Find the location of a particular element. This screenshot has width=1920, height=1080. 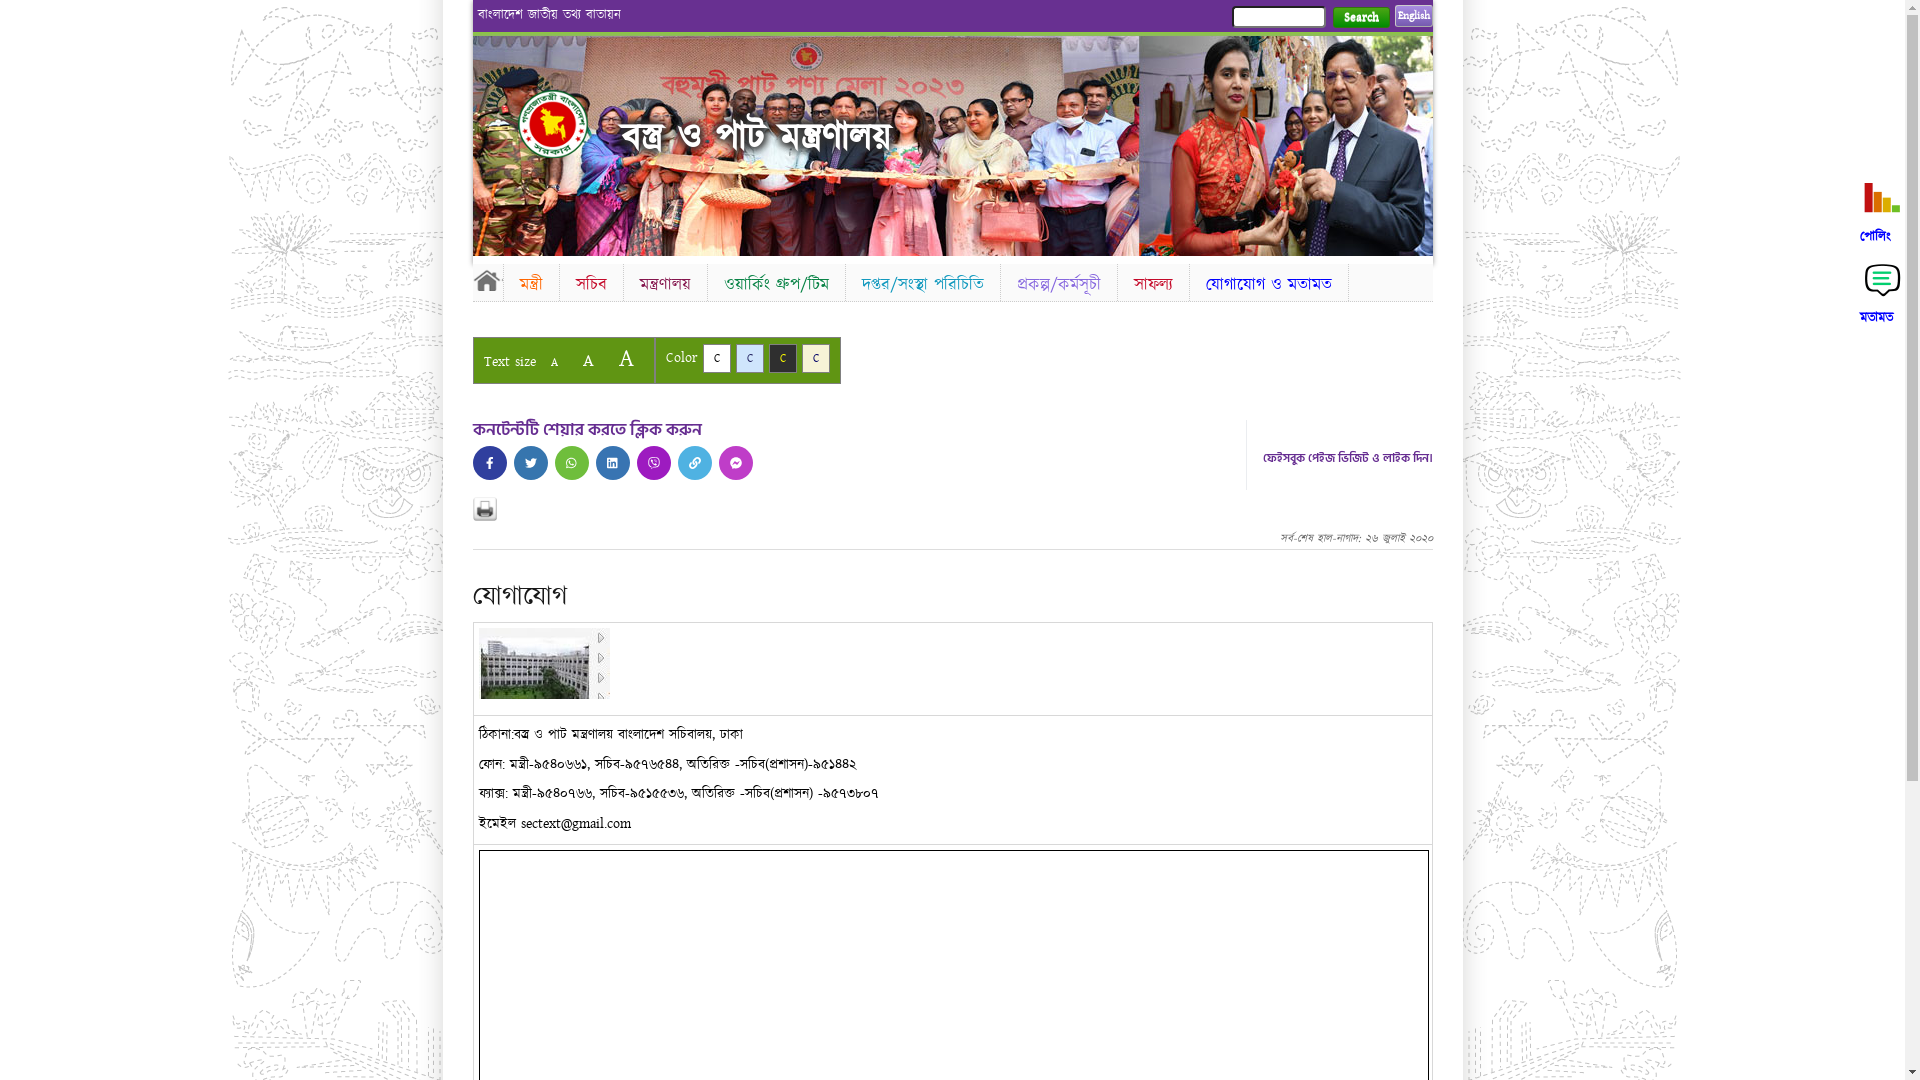

'C' is located at coordinates (701, 357).